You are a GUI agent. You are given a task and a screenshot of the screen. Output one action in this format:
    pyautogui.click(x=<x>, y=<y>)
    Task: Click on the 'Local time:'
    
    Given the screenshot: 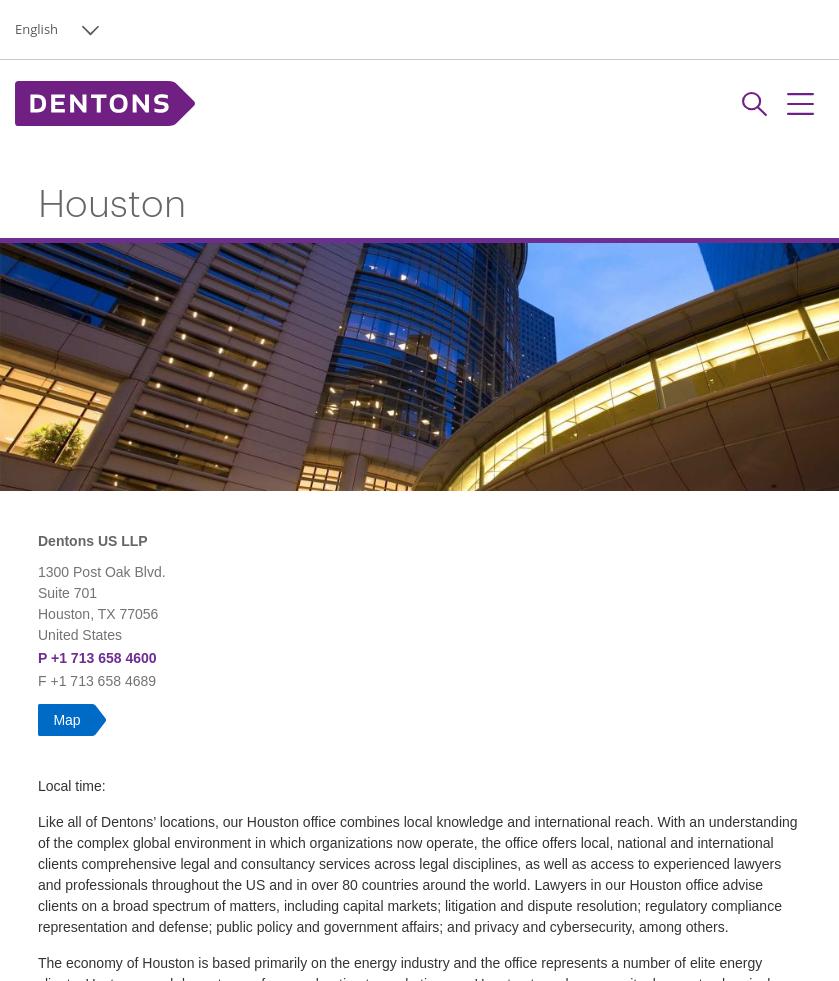 What is the action you would take?
    pyautogui.click(x=71, y=784)
    